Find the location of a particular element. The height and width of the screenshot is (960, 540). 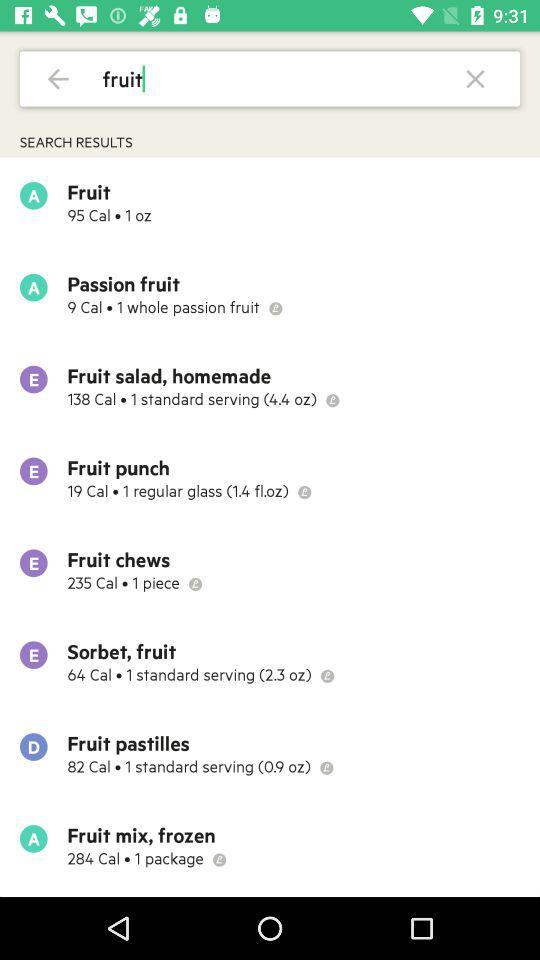

the icon above the search results item is located at coordinates (58, 78).